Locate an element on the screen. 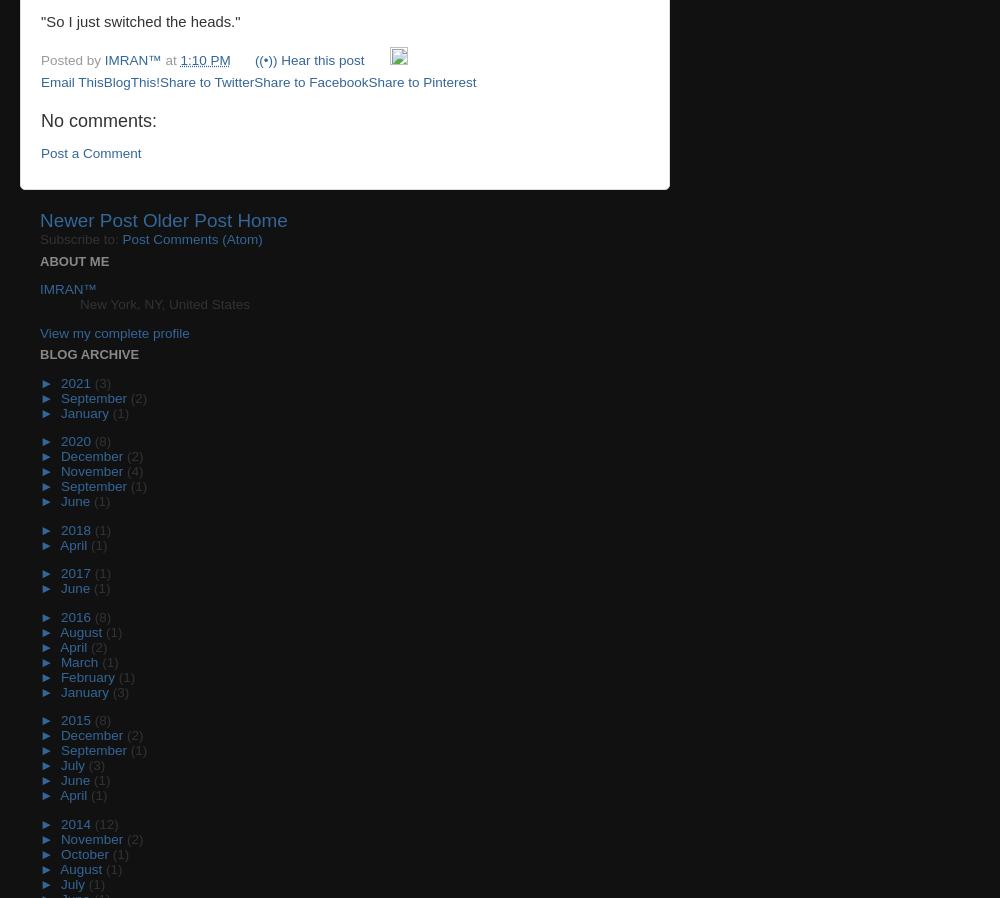 The width and height of the screenshot is (1000, 898). '2014' is located at coordinates (76, 823).